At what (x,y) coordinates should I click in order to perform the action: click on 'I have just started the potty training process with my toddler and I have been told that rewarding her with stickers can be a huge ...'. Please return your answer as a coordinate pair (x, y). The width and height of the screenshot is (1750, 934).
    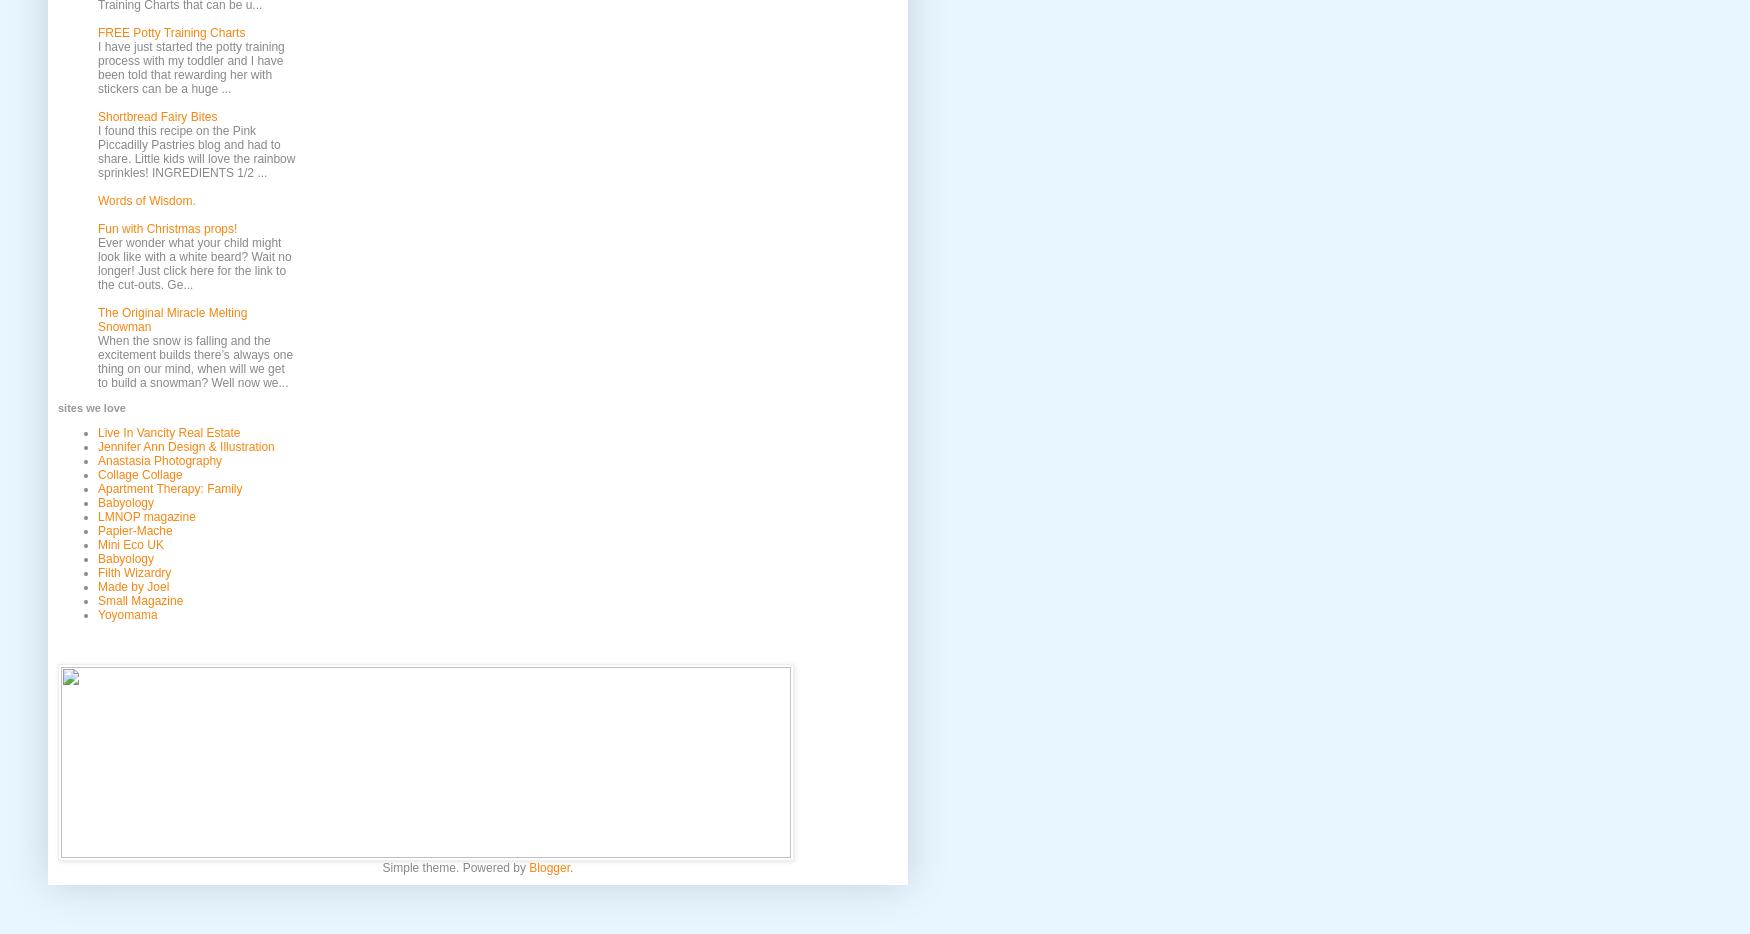
    Looking at the image, I should click on (190, 66).